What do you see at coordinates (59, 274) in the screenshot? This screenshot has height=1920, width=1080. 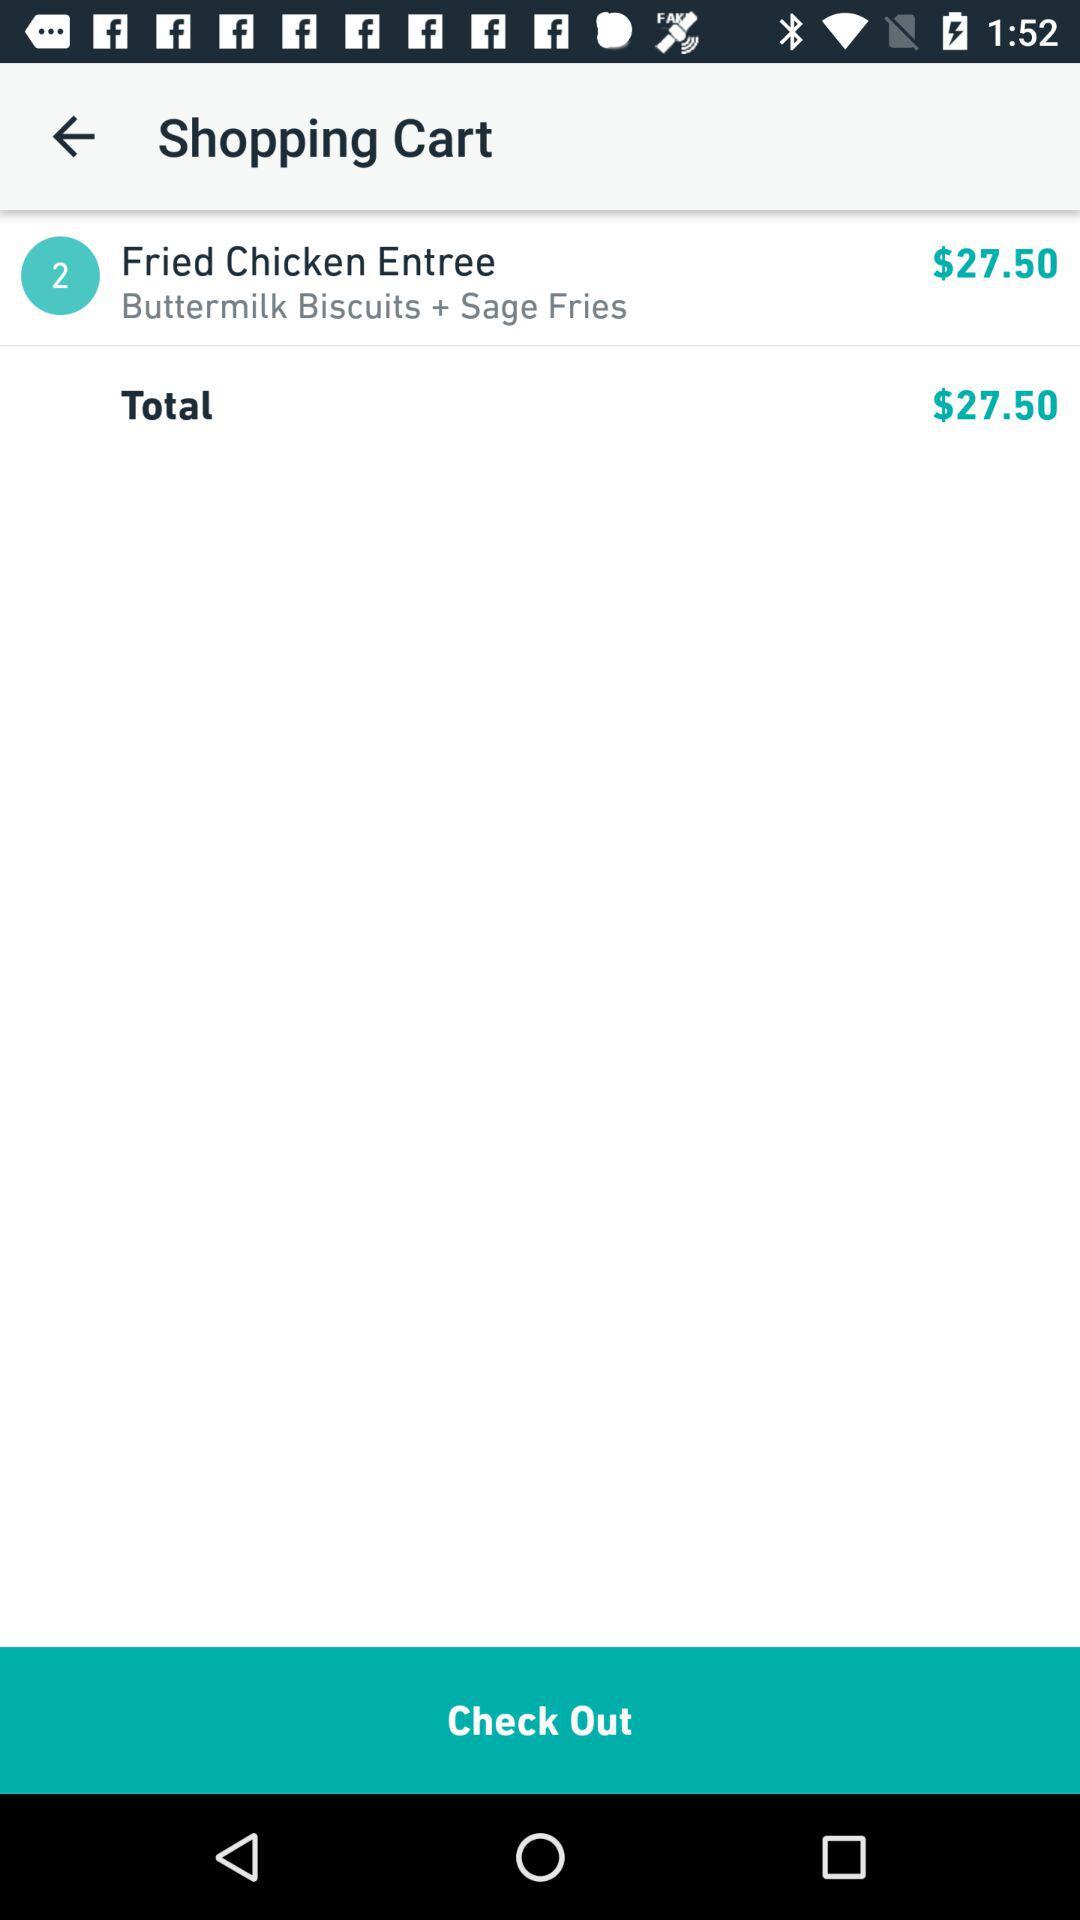 I see `the app next to the fried chicken entree app` at bounding box center [59, 274].